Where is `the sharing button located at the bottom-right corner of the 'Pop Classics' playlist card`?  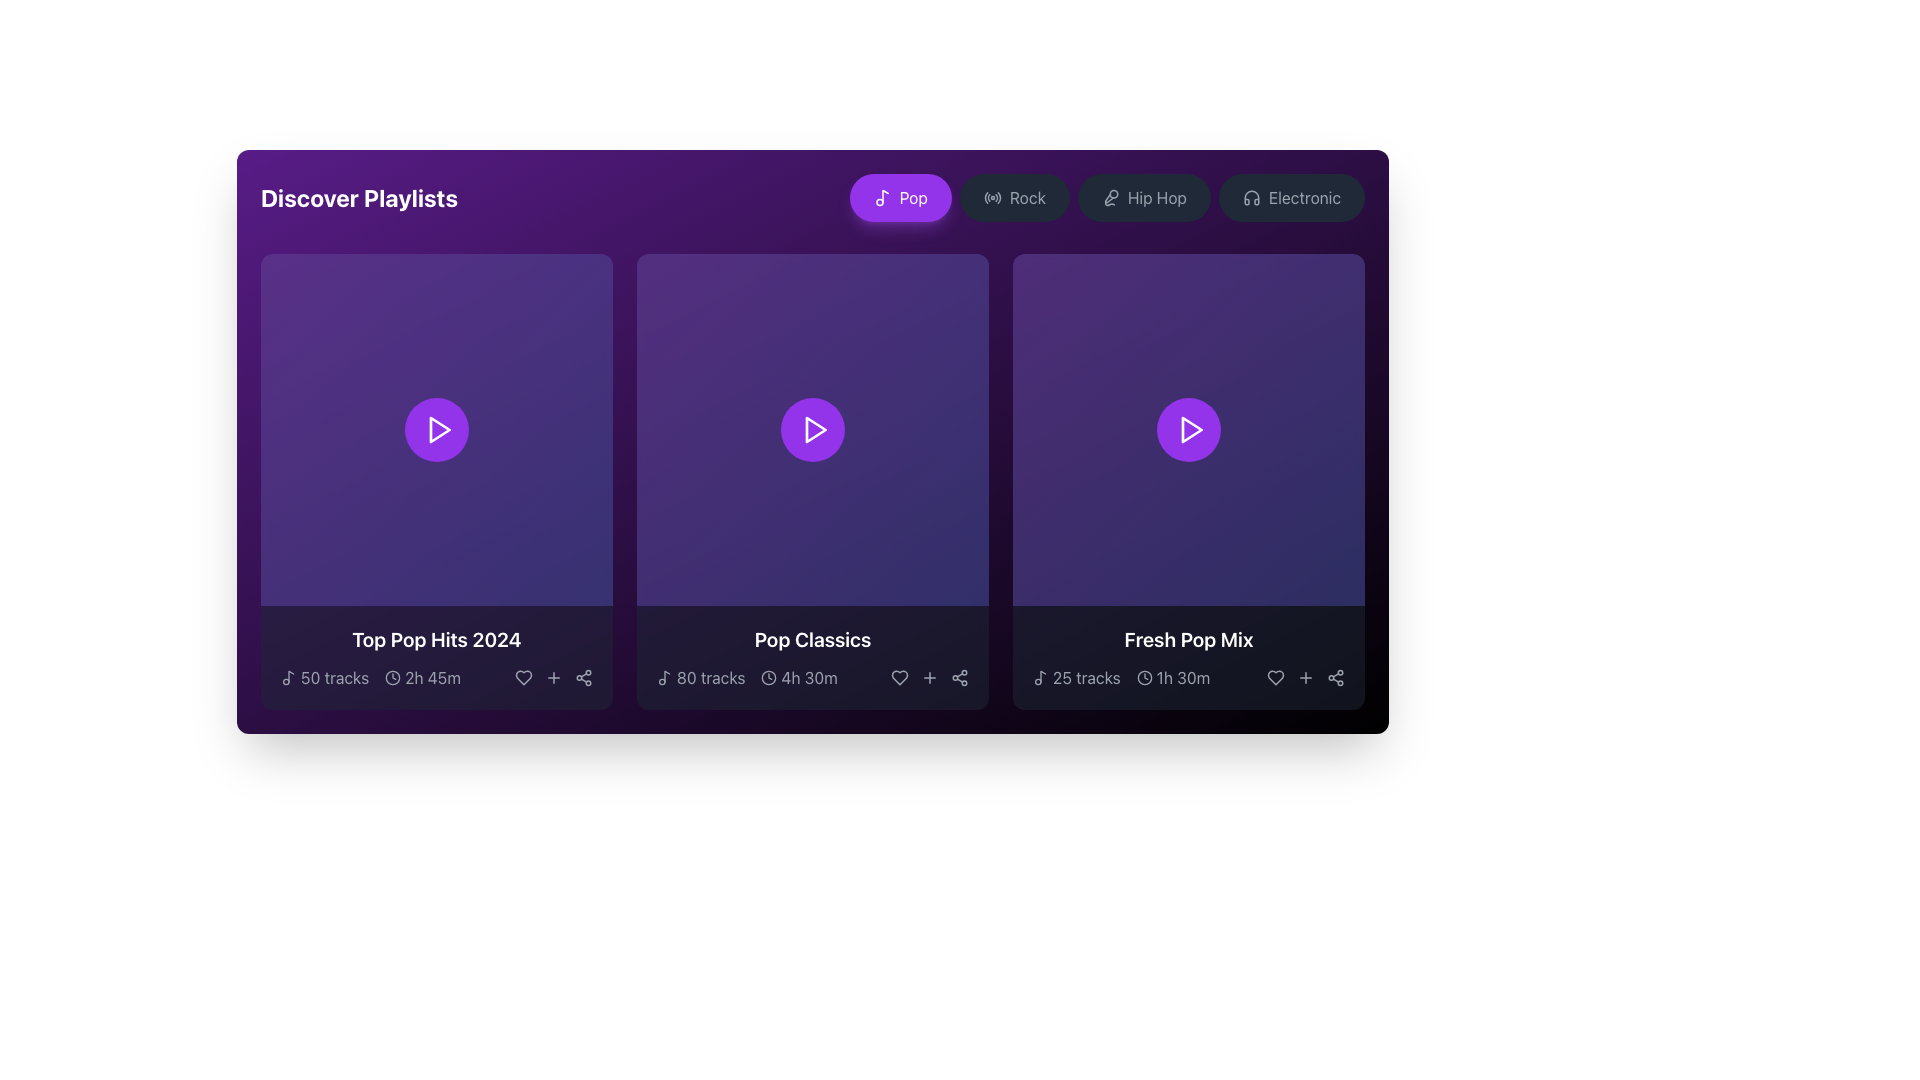
the sharing button located at the bottom-right corner of the 'Pop Classics' playlist card is located at coordinates (960, 677).